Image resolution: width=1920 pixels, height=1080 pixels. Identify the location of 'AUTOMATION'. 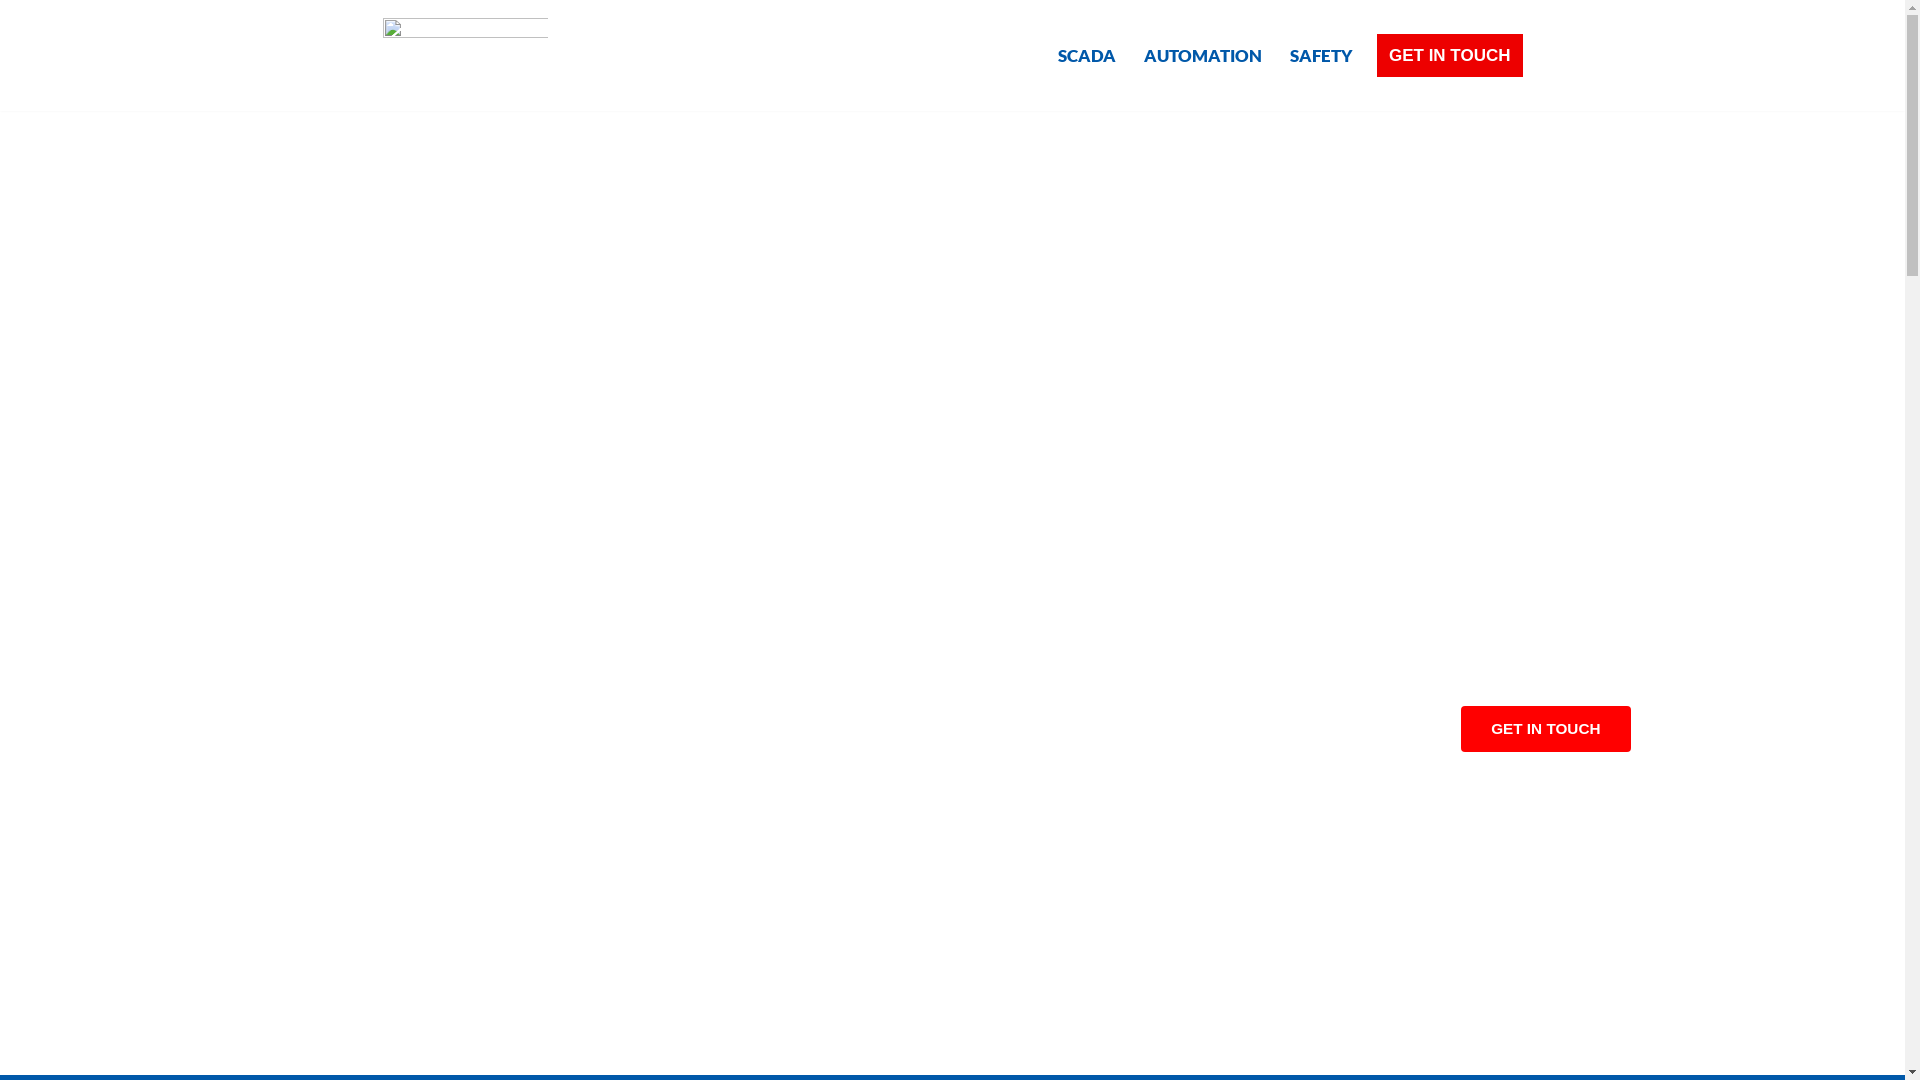
(1143, 53).